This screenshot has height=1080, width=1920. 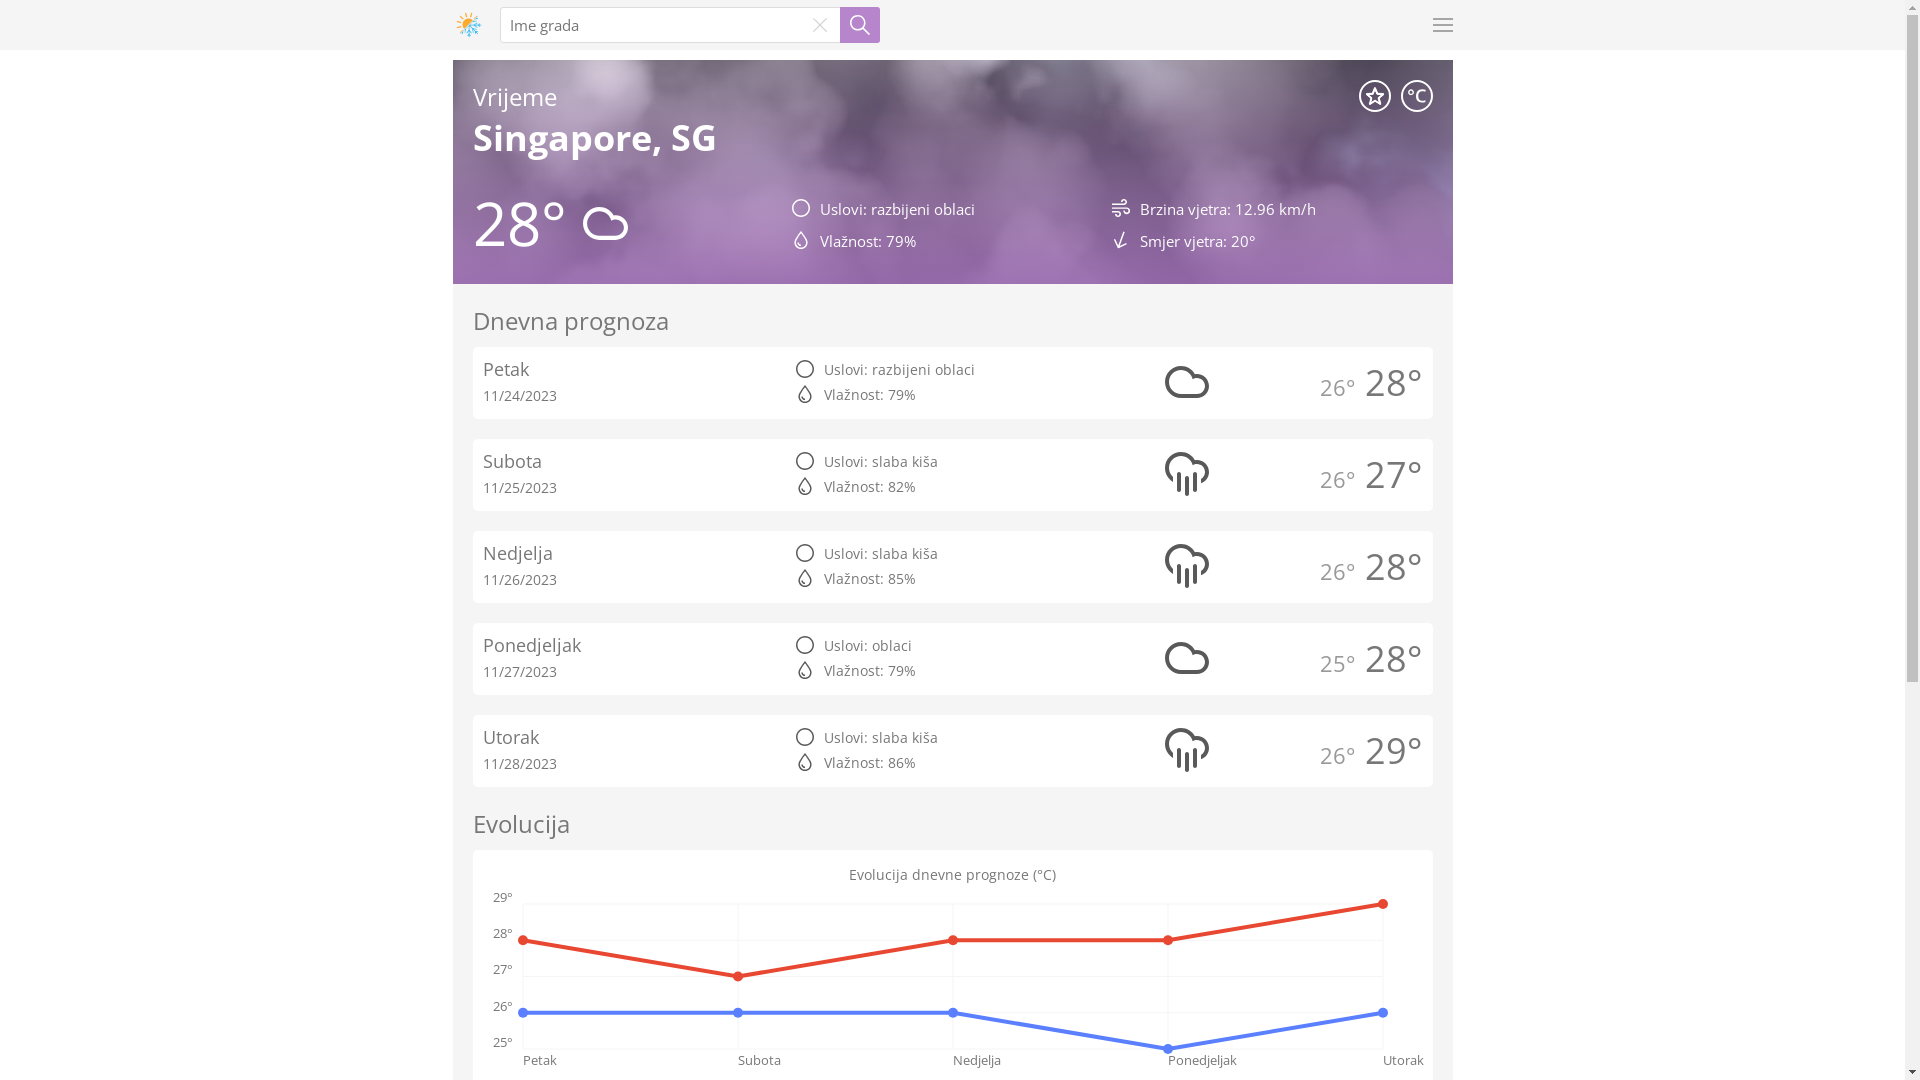 What do you see at coordinates (593, 136) in the screenshot?
I see `'Singapore, SG'` at bounding box center [593, 136].